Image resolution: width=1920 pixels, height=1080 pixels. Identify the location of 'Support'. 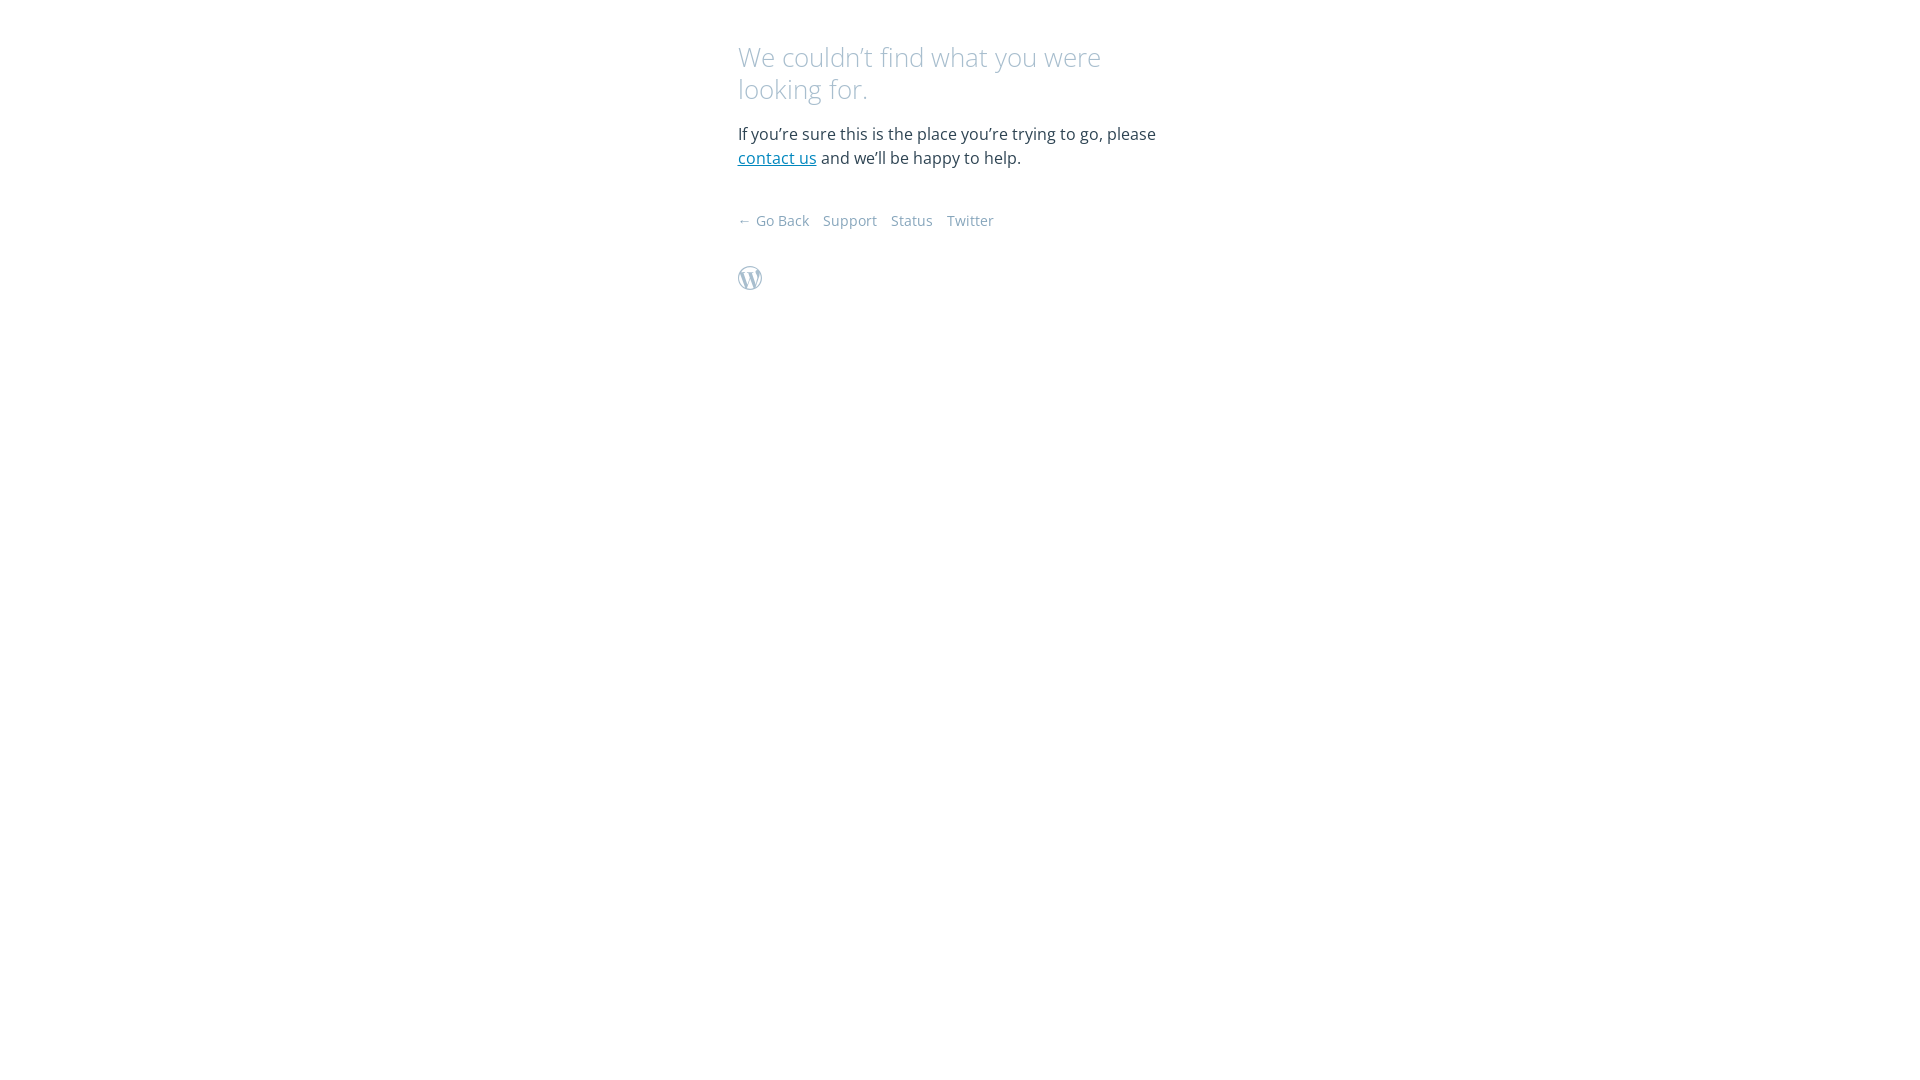
(821, 220).